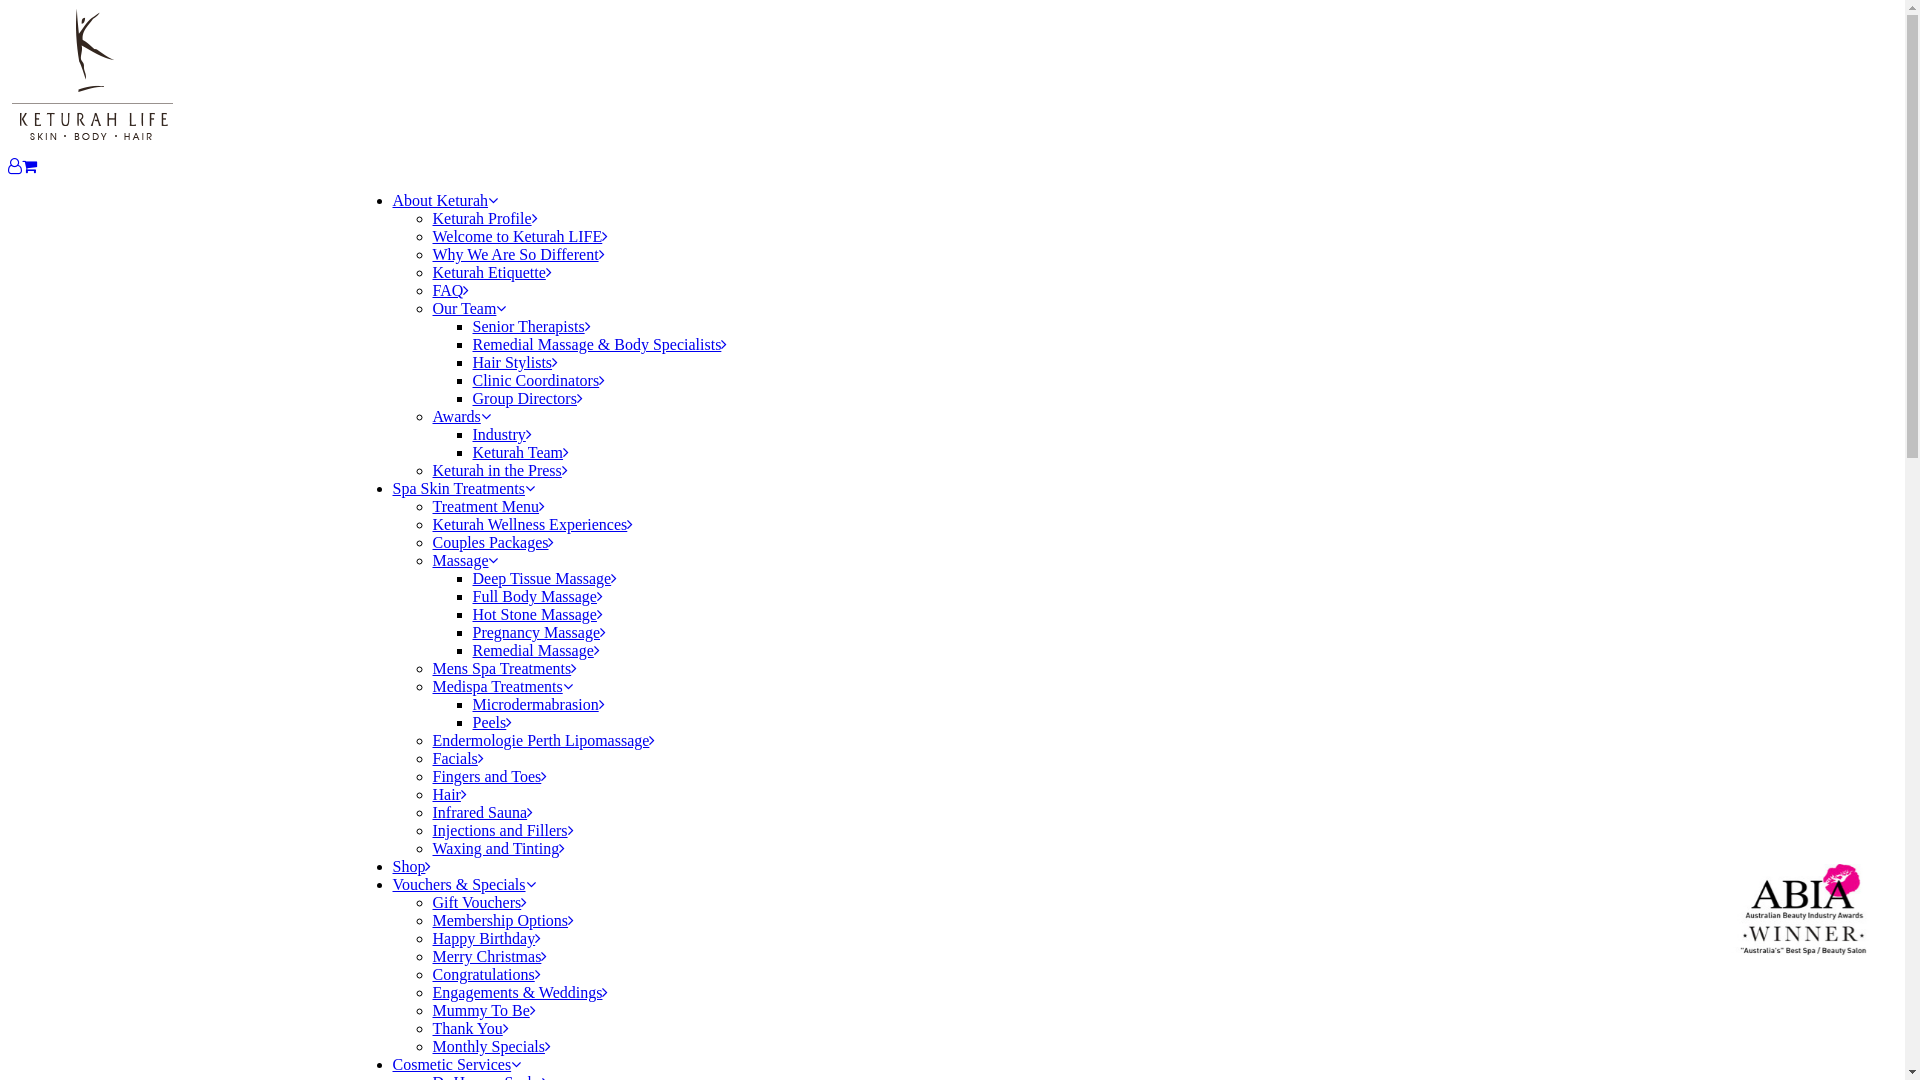  I want to click on 'Keturah Team', so click(520, 452).